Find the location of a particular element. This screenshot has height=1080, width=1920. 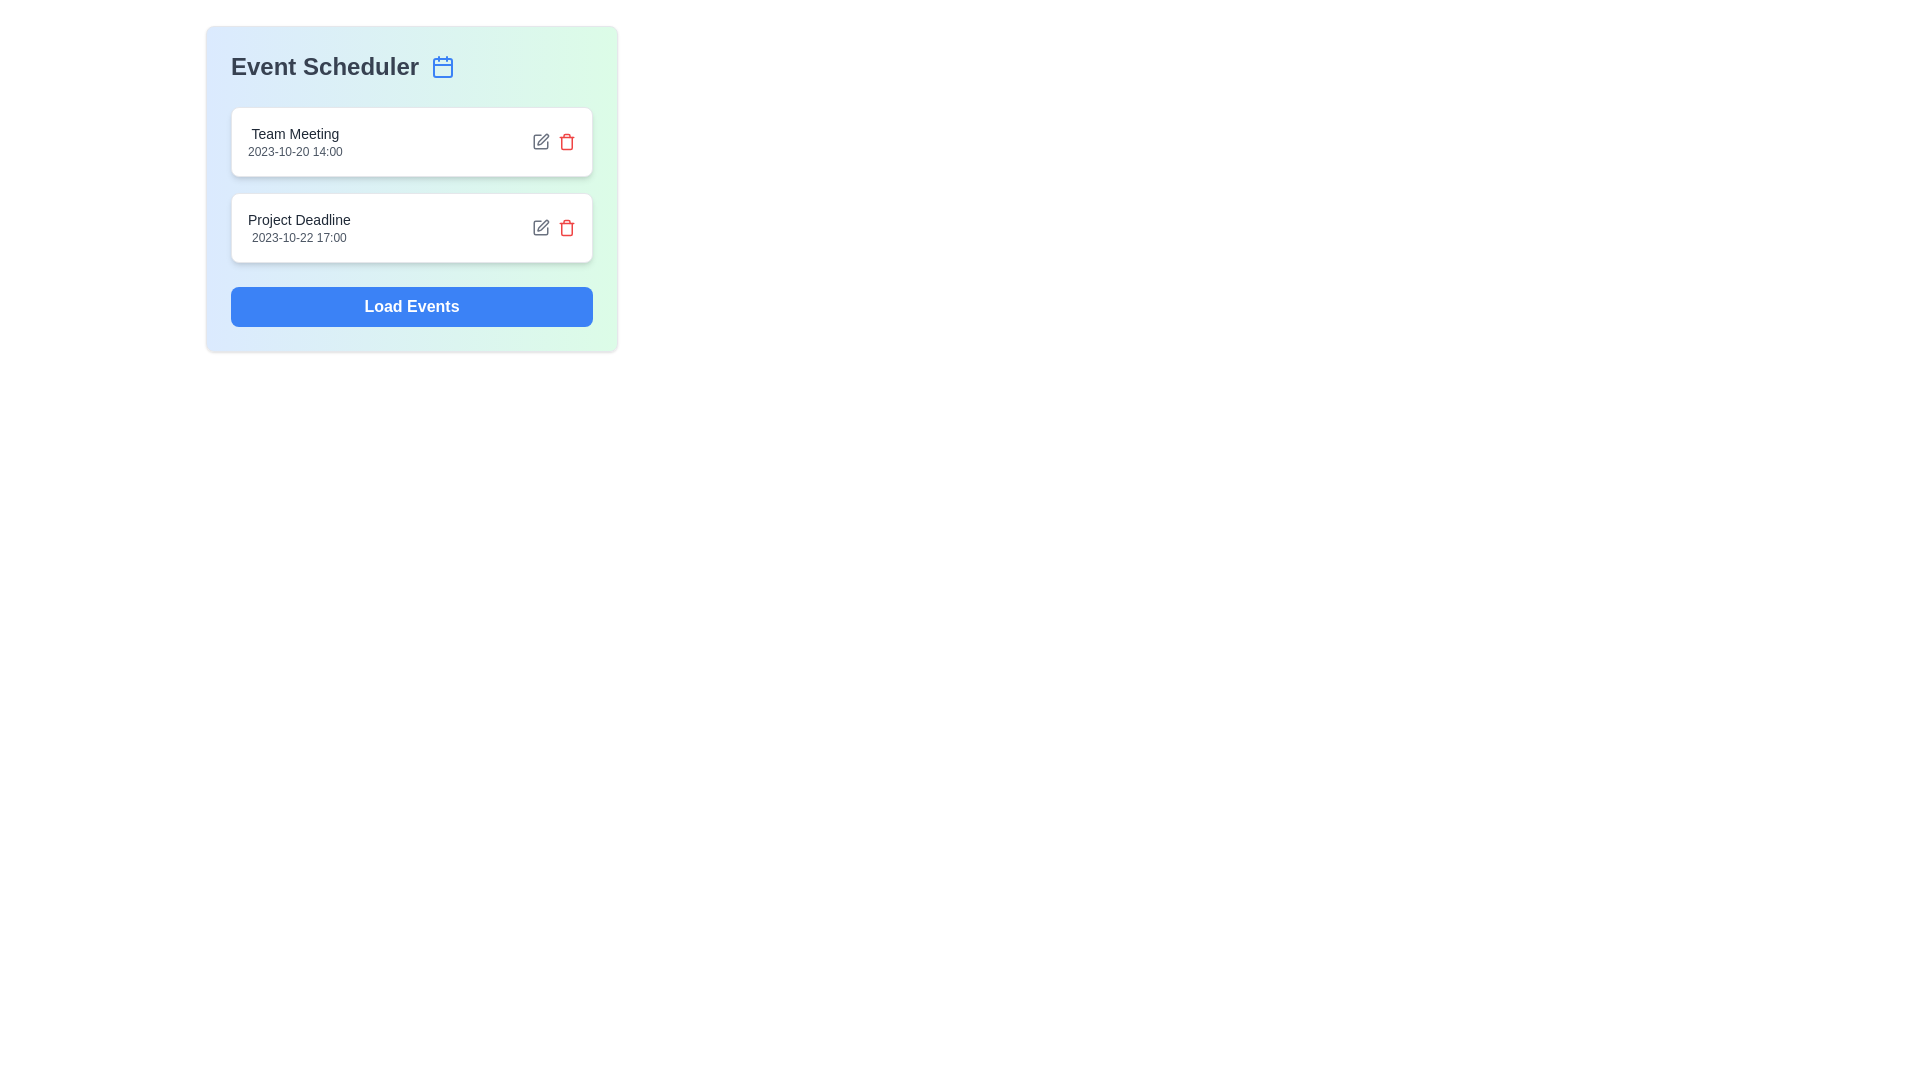

the red trash can icon representing the delete action located on the right side of the second event item under 'Event Scheduler' is located at coordinates (565, 226).